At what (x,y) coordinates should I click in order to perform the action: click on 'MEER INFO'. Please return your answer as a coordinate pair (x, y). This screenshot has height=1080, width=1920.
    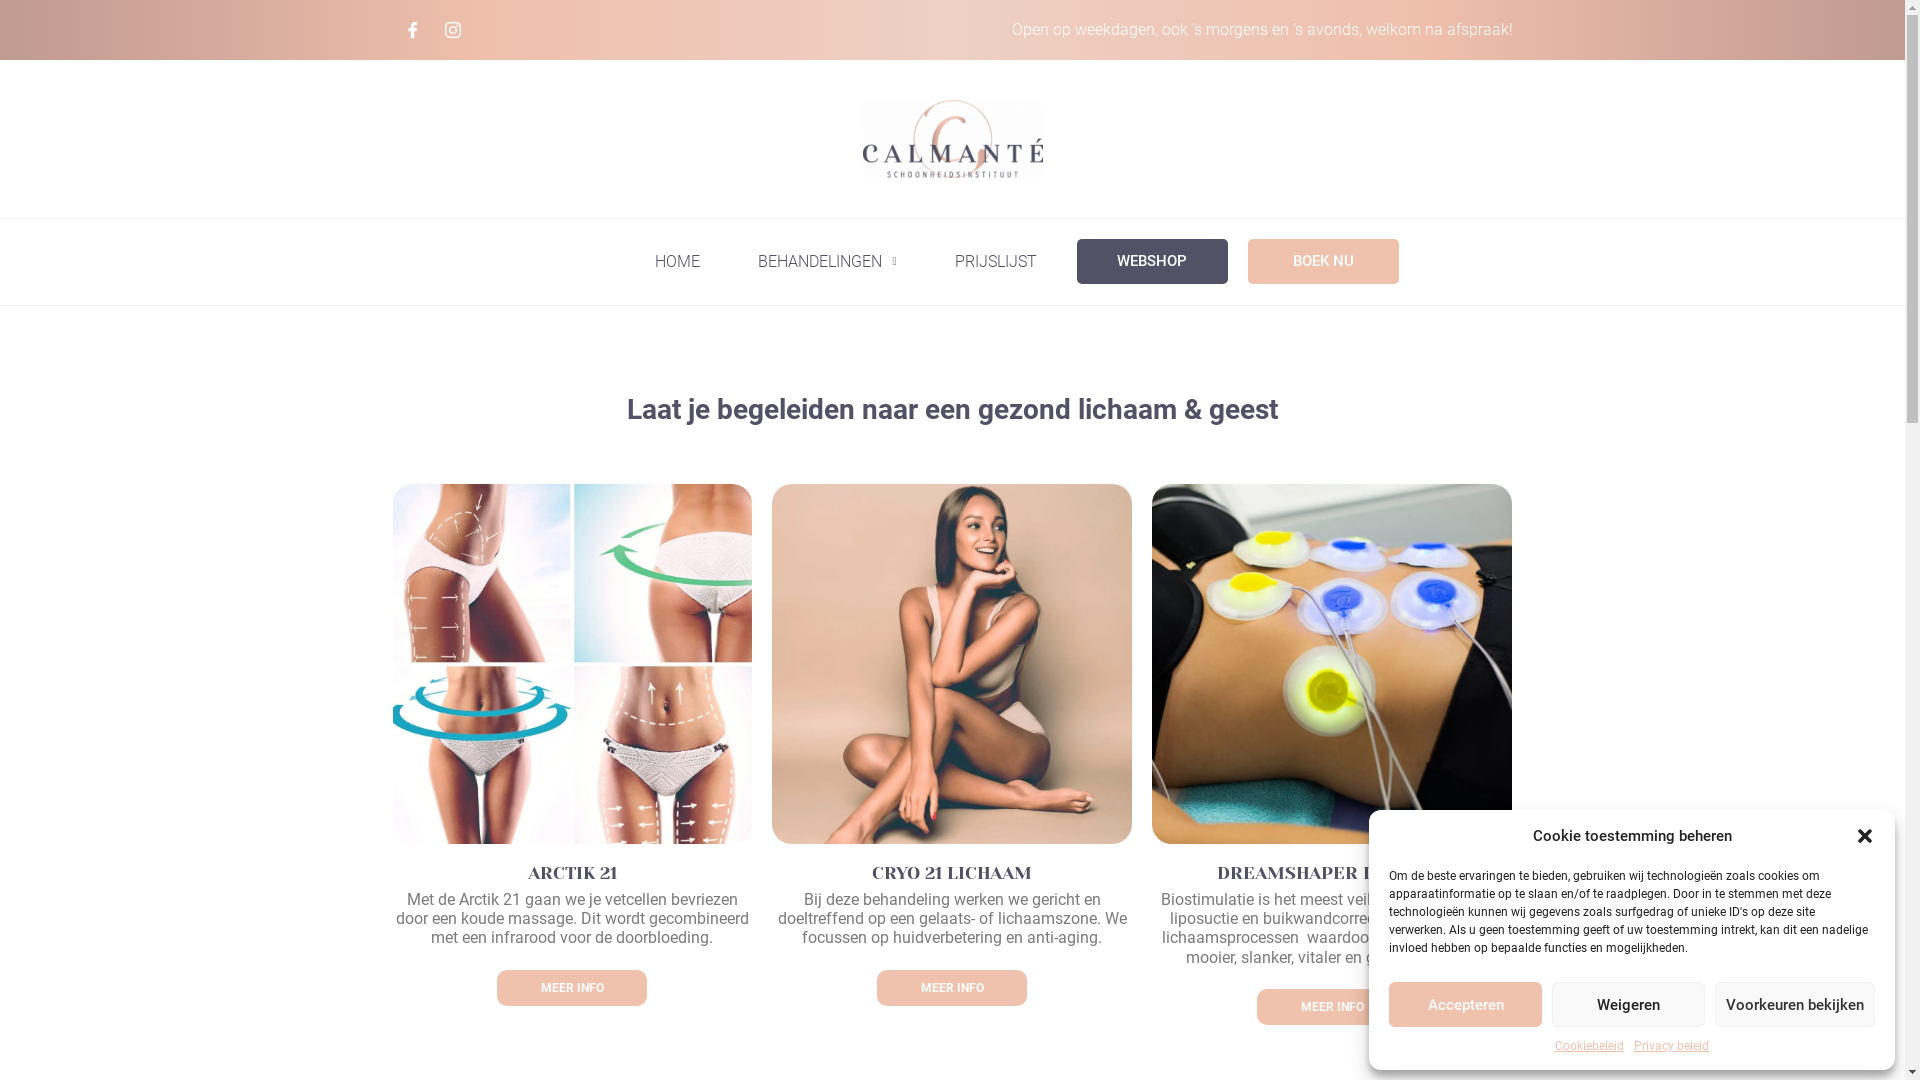
    Looking at the image, I should click on (1331, 1006).